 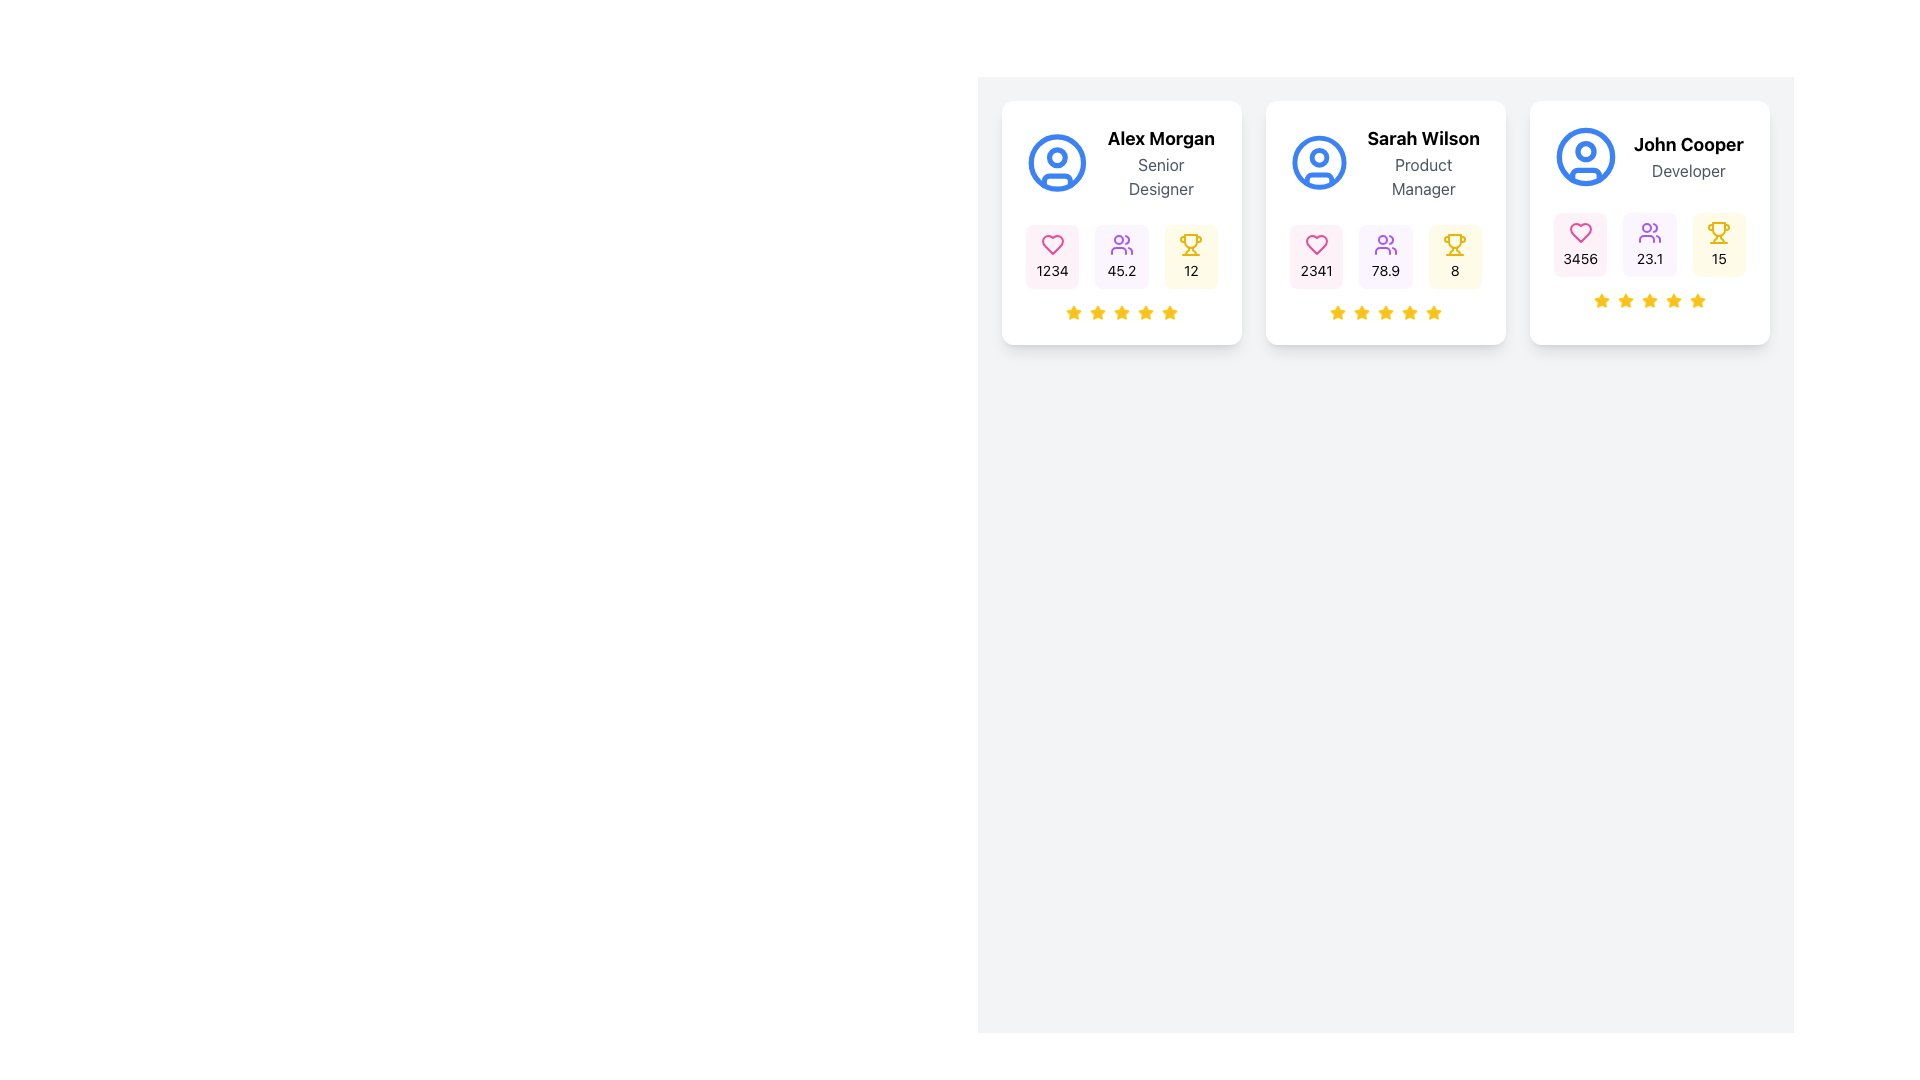 What do you see at coordinates (1316, 244) in the screenshot?
I see `the leftmost icon representing metric data (likes or favorites) for Sarah Wilson's profile, which has a value of '2341' below it` at bounding box center [1316, 244].